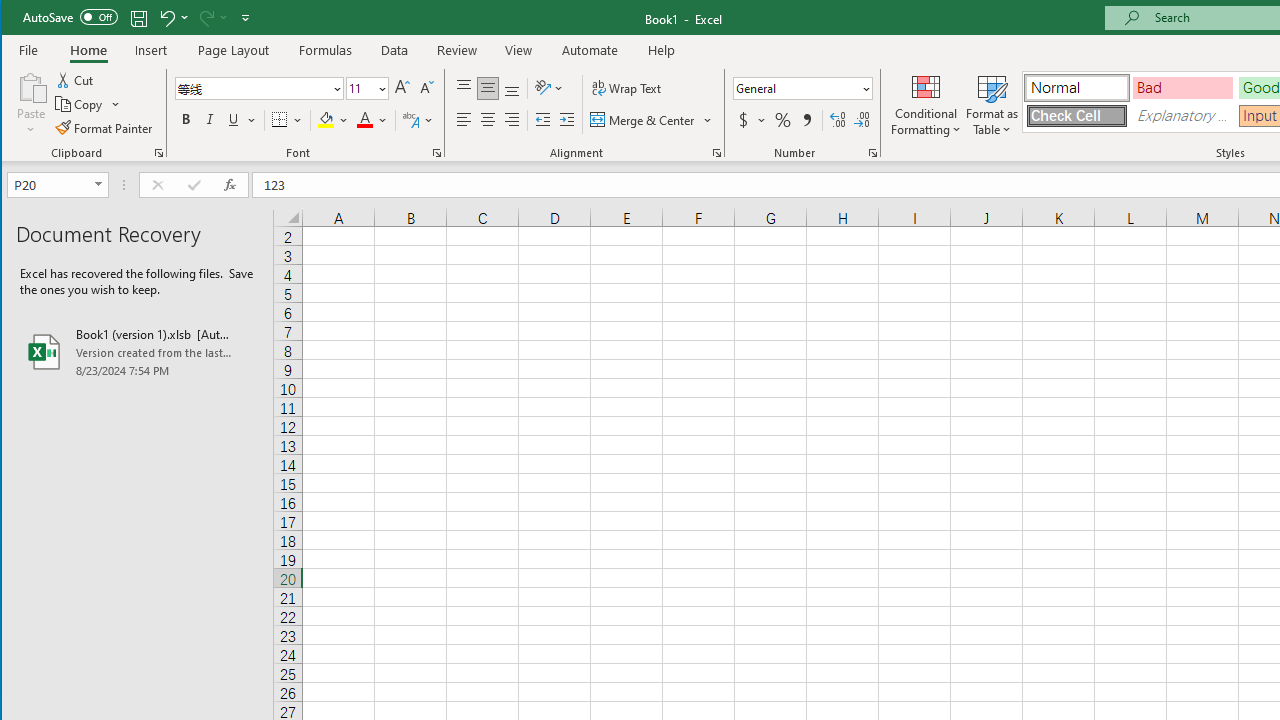 The height and width of the screenshot is (720, 1280). What do you see at coordinates (1076, 116) in the screenshot?
I see `'Check Cell'` at bounding box center [1076, 116].